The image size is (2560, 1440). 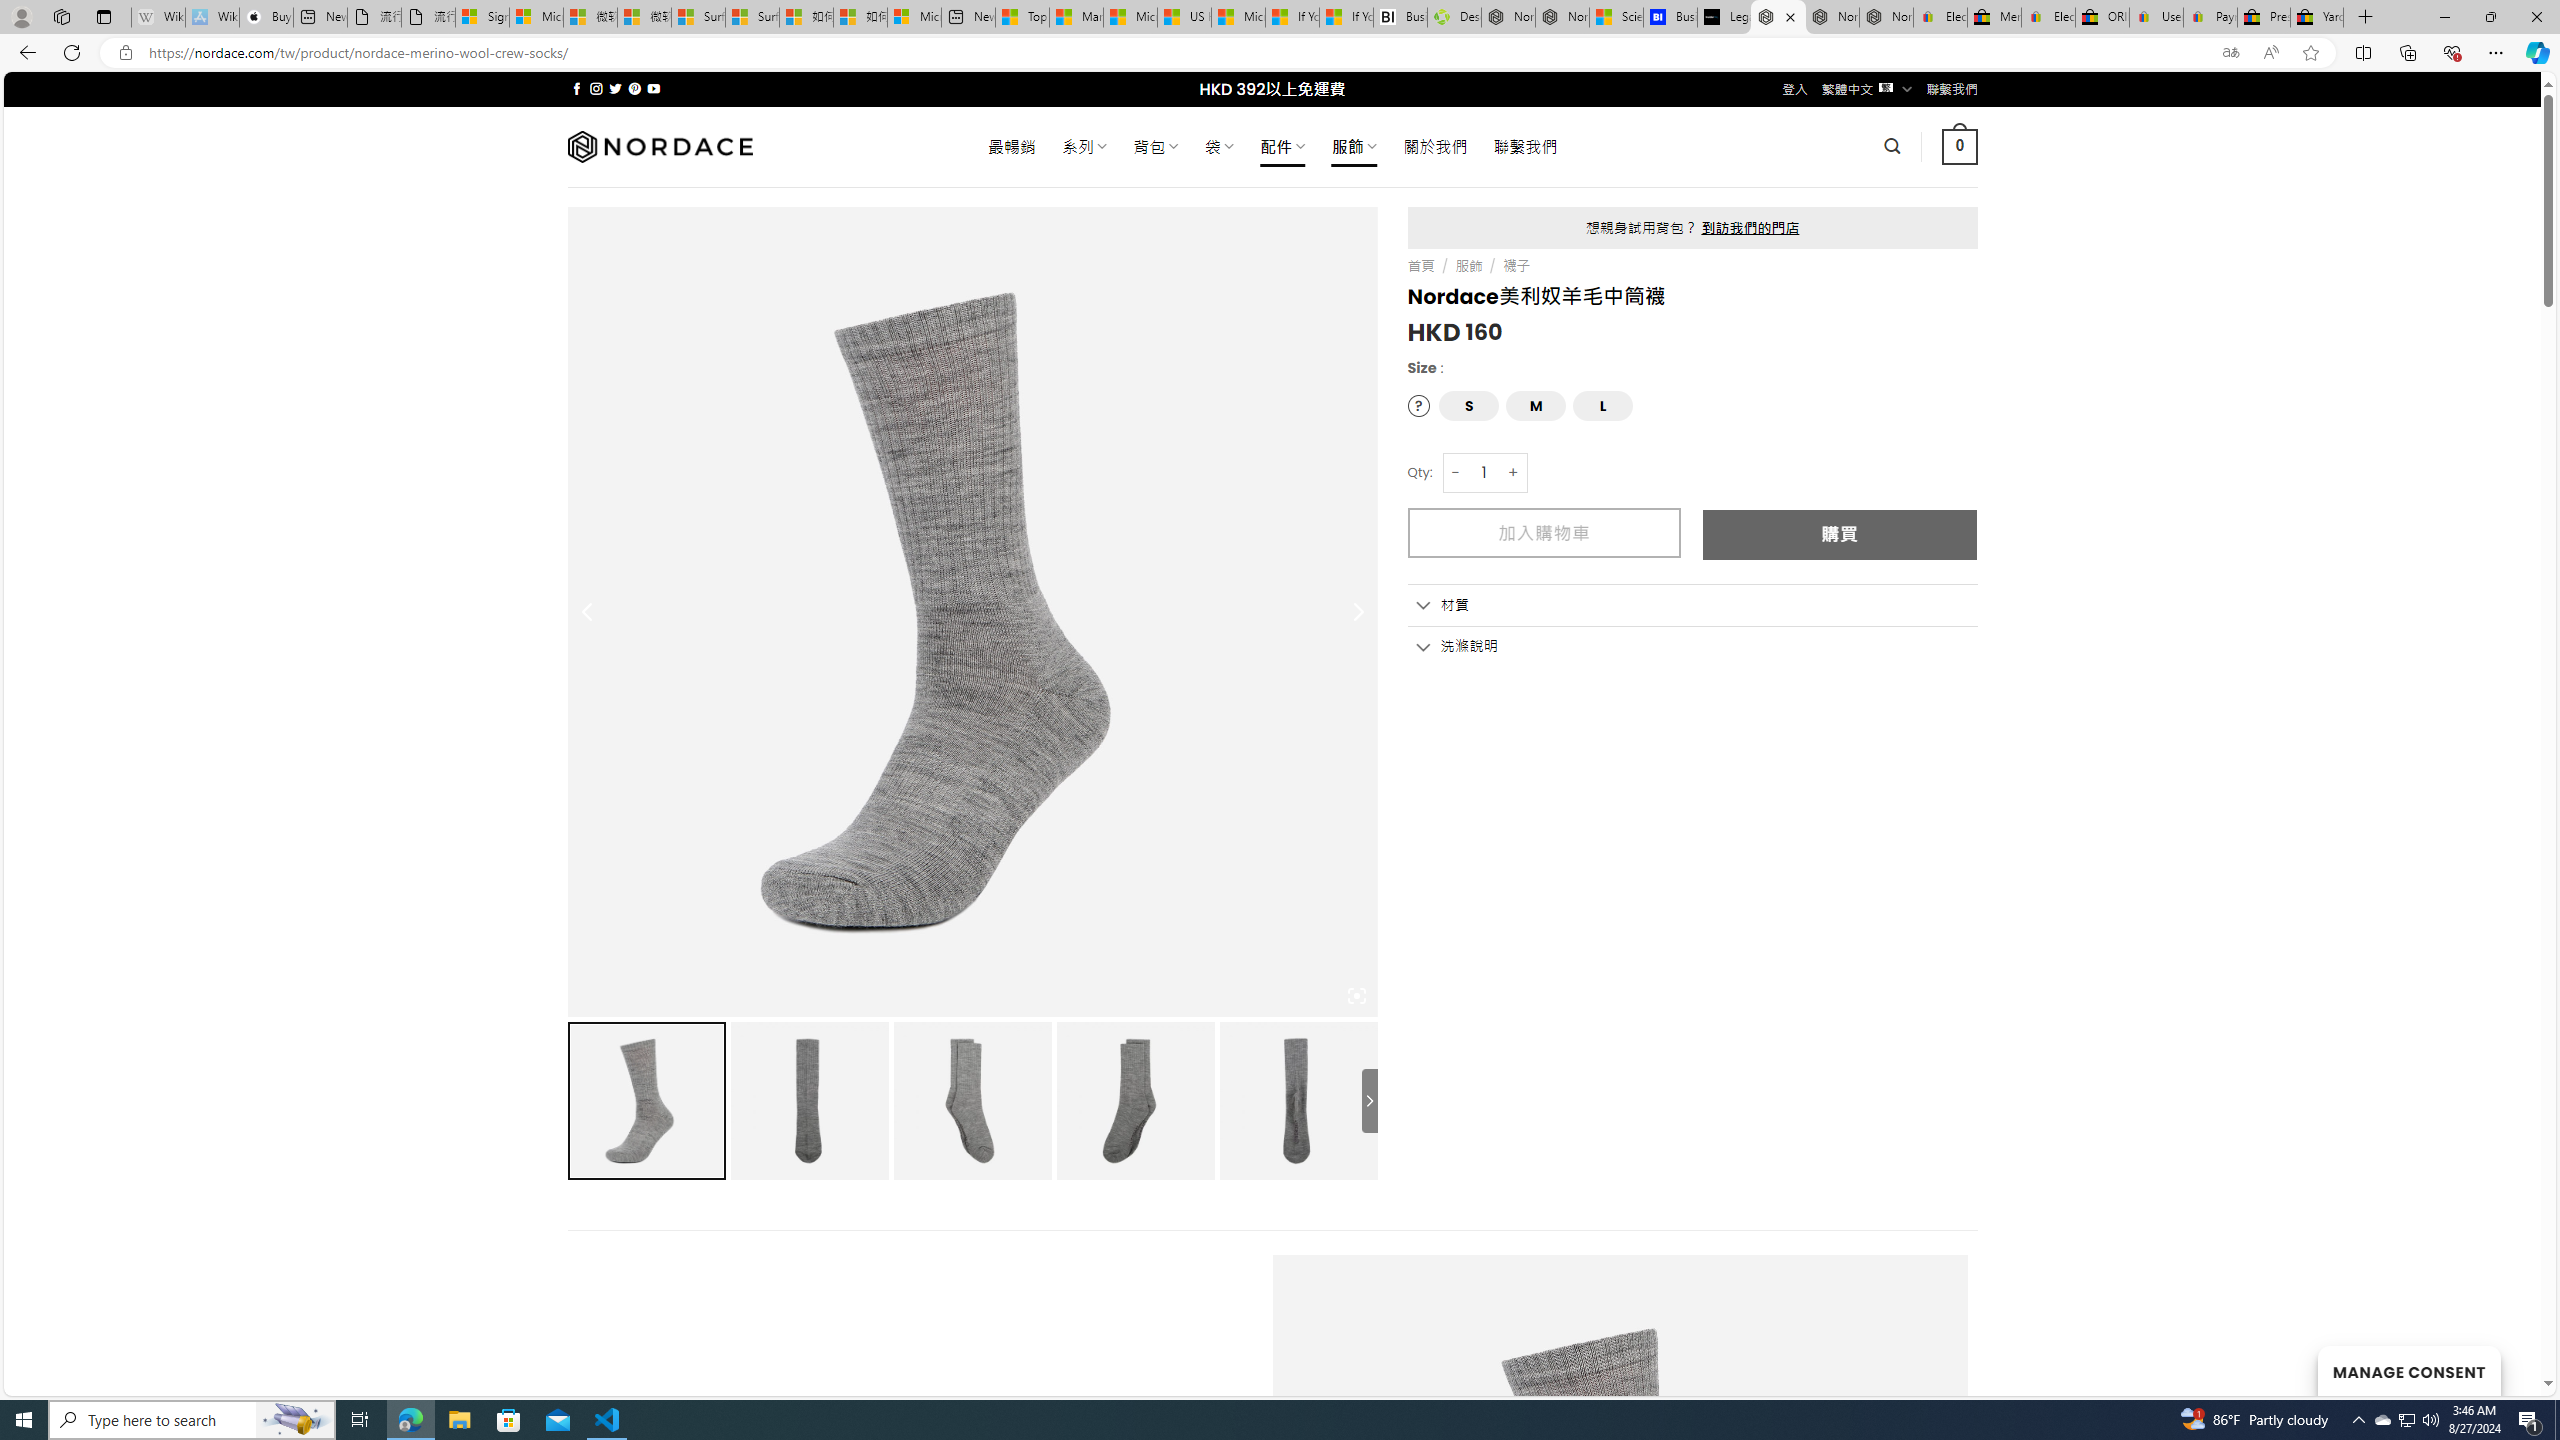 What do you see at coordinates (1960, 145) in the screenshot?
I see `' 0 '` at bounding box center [1960, 145].